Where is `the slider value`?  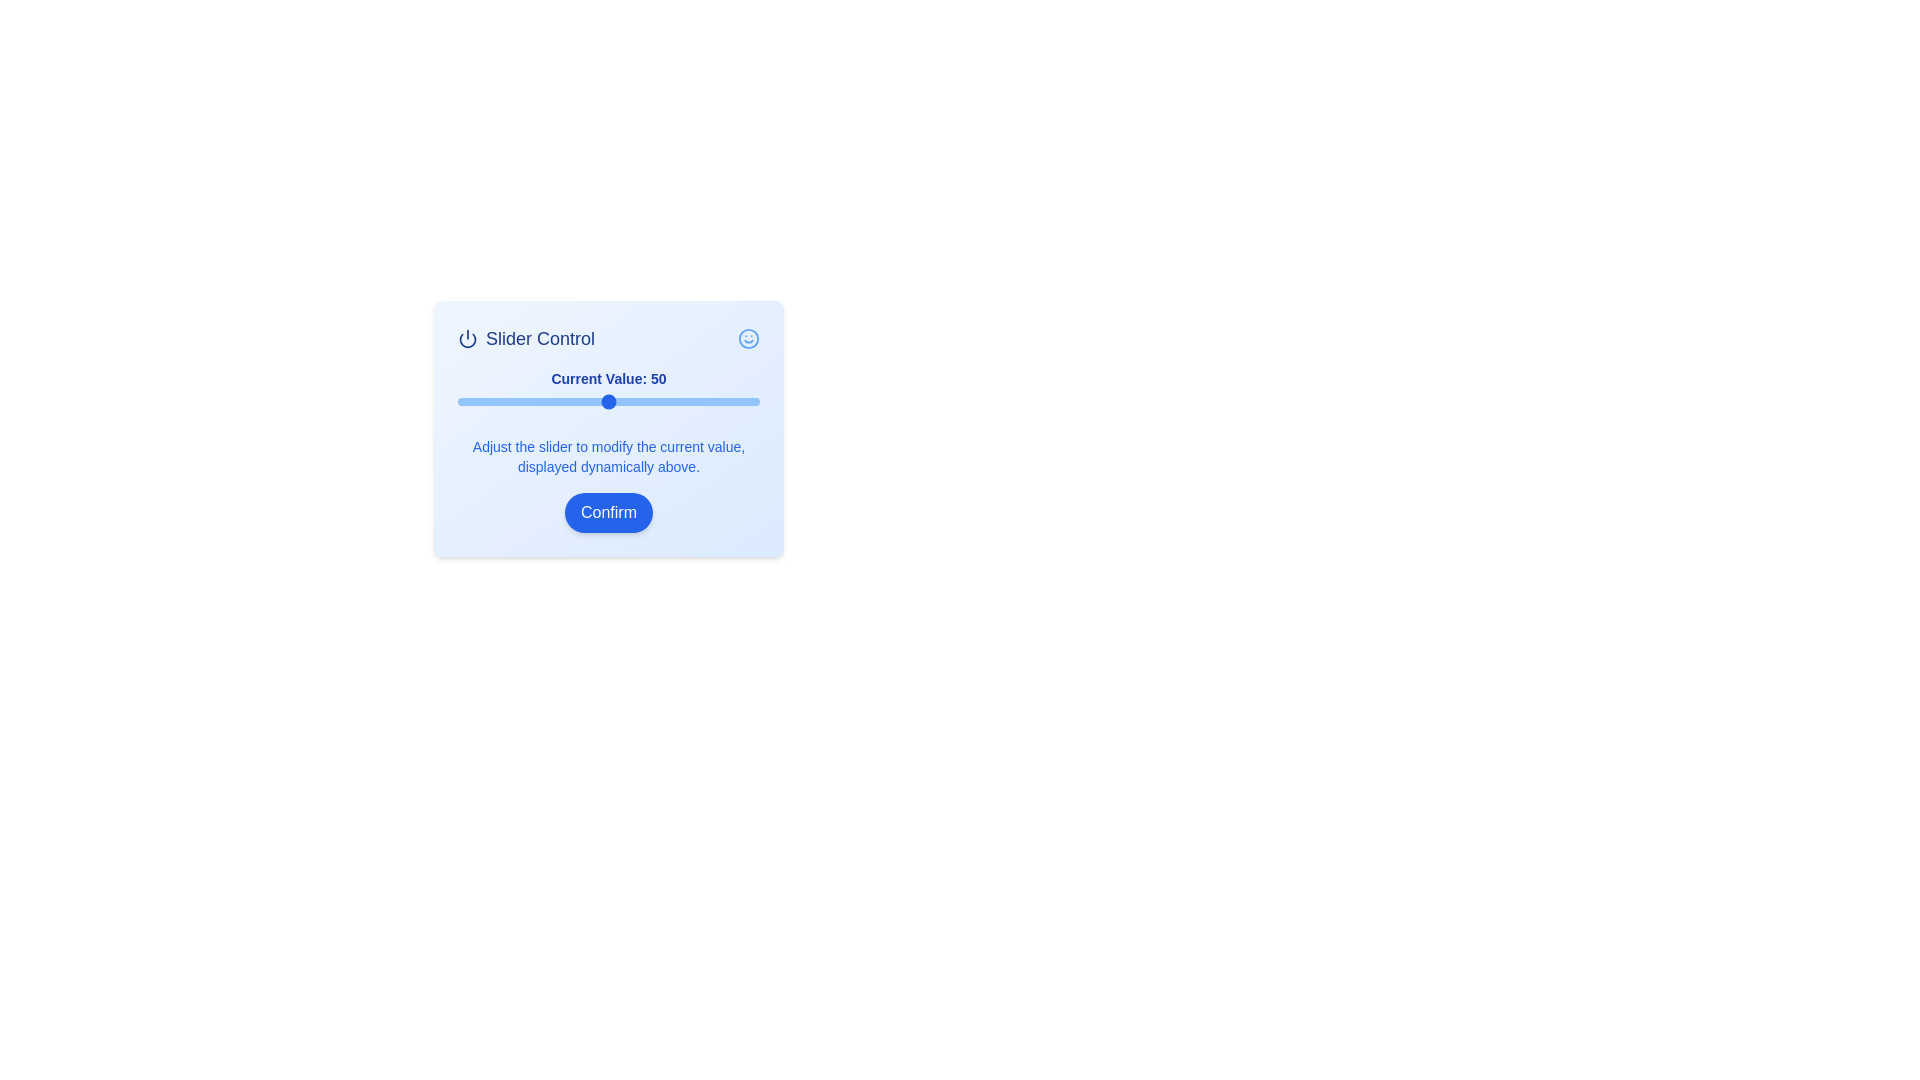
the slider value is located at coordinates (527, 401).